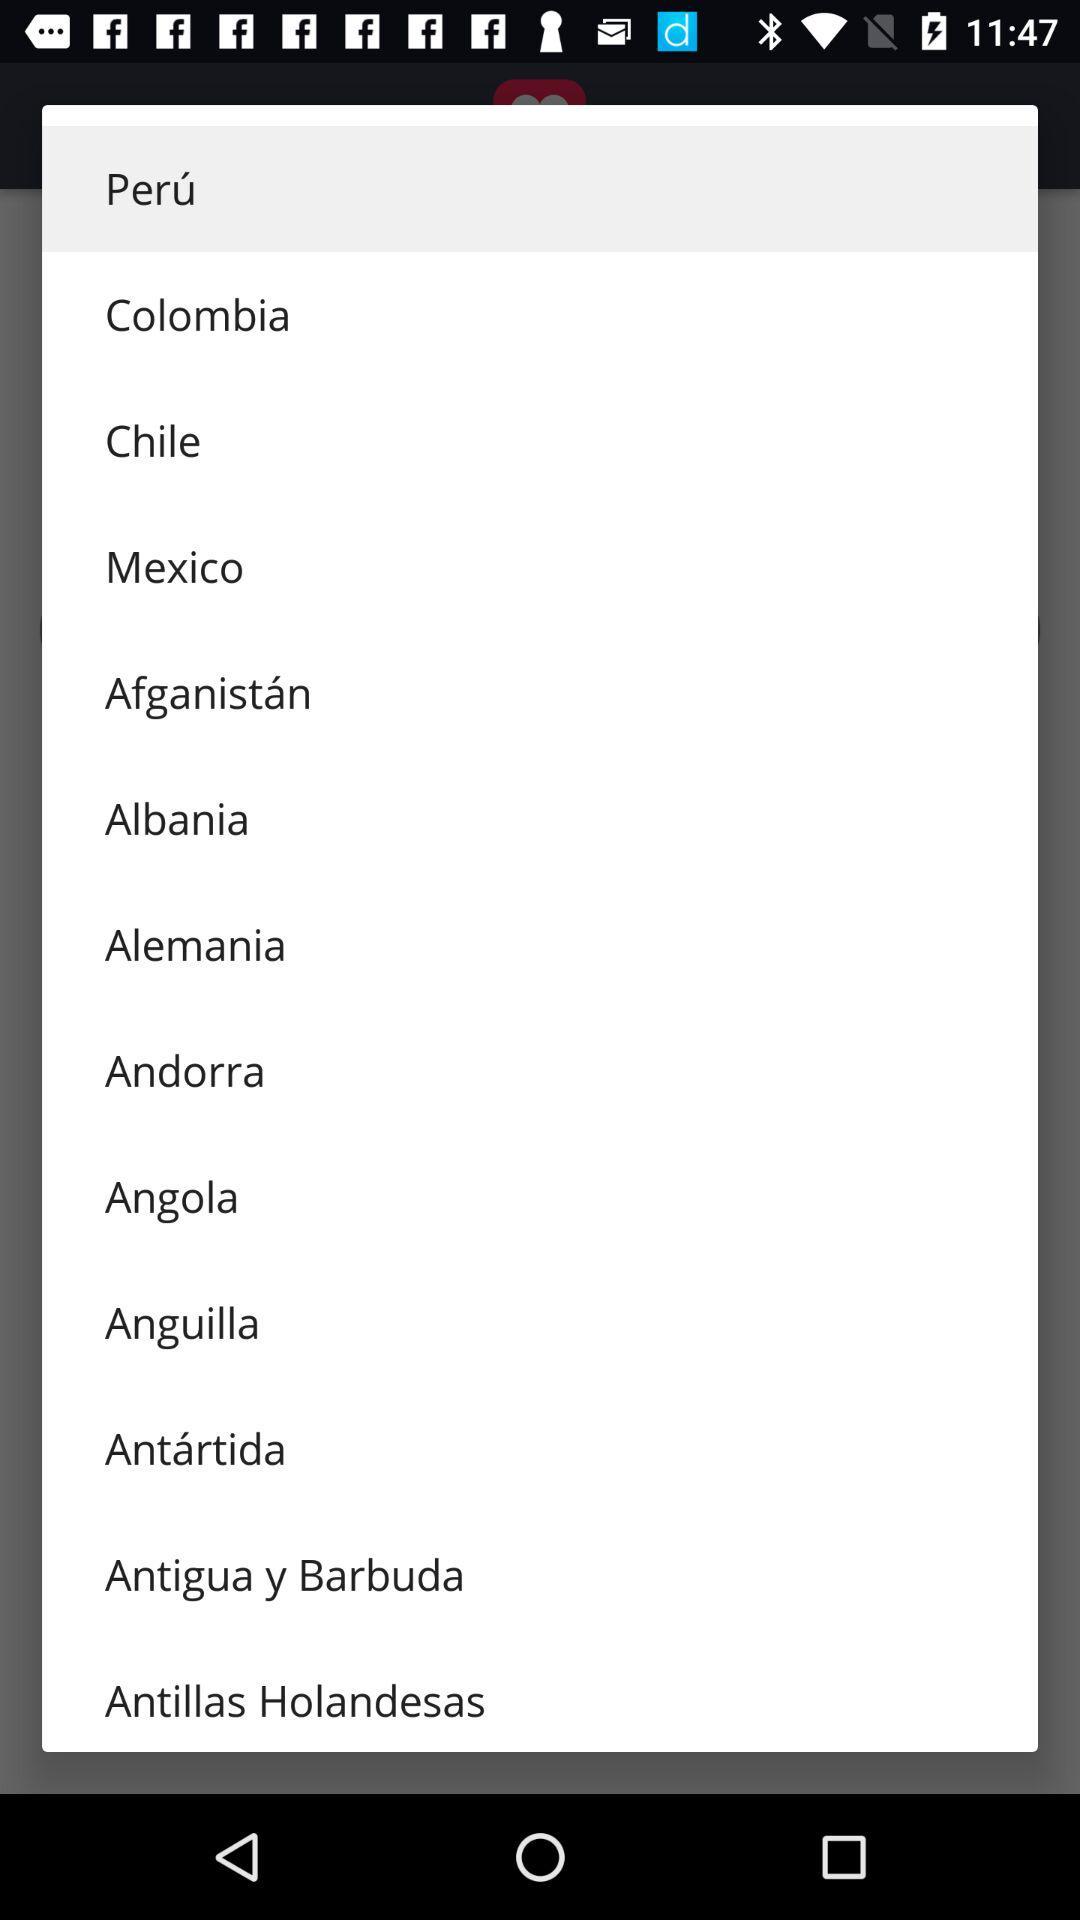 The height and width of the screenshot is (1920, 1080). What do you see at coordinates (540, 1323) in the screenshot?
I see `the anguilla` at bounding box center [540, 1323].